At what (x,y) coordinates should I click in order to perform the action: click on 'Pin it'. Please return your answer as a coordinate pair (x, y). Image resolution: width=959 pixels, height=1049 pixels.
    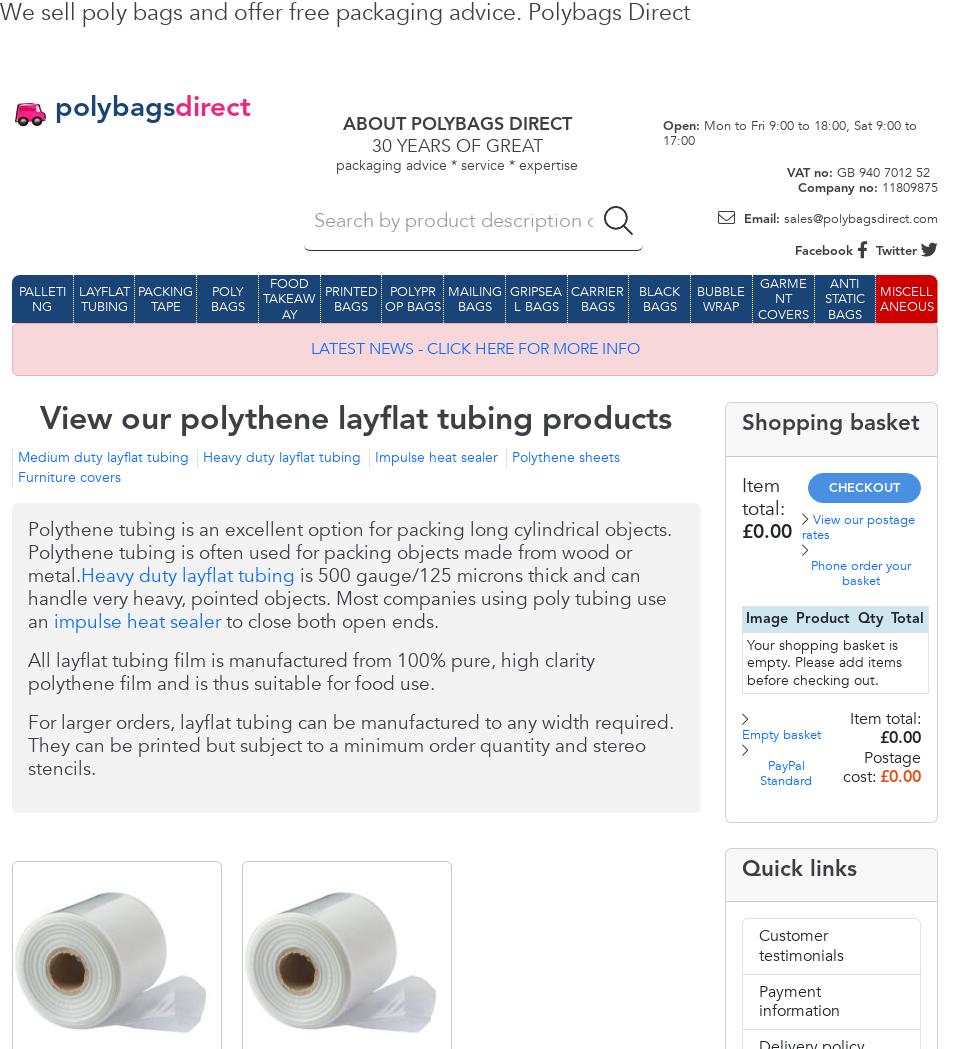
    Looking at the image, I should click on (131, 100).